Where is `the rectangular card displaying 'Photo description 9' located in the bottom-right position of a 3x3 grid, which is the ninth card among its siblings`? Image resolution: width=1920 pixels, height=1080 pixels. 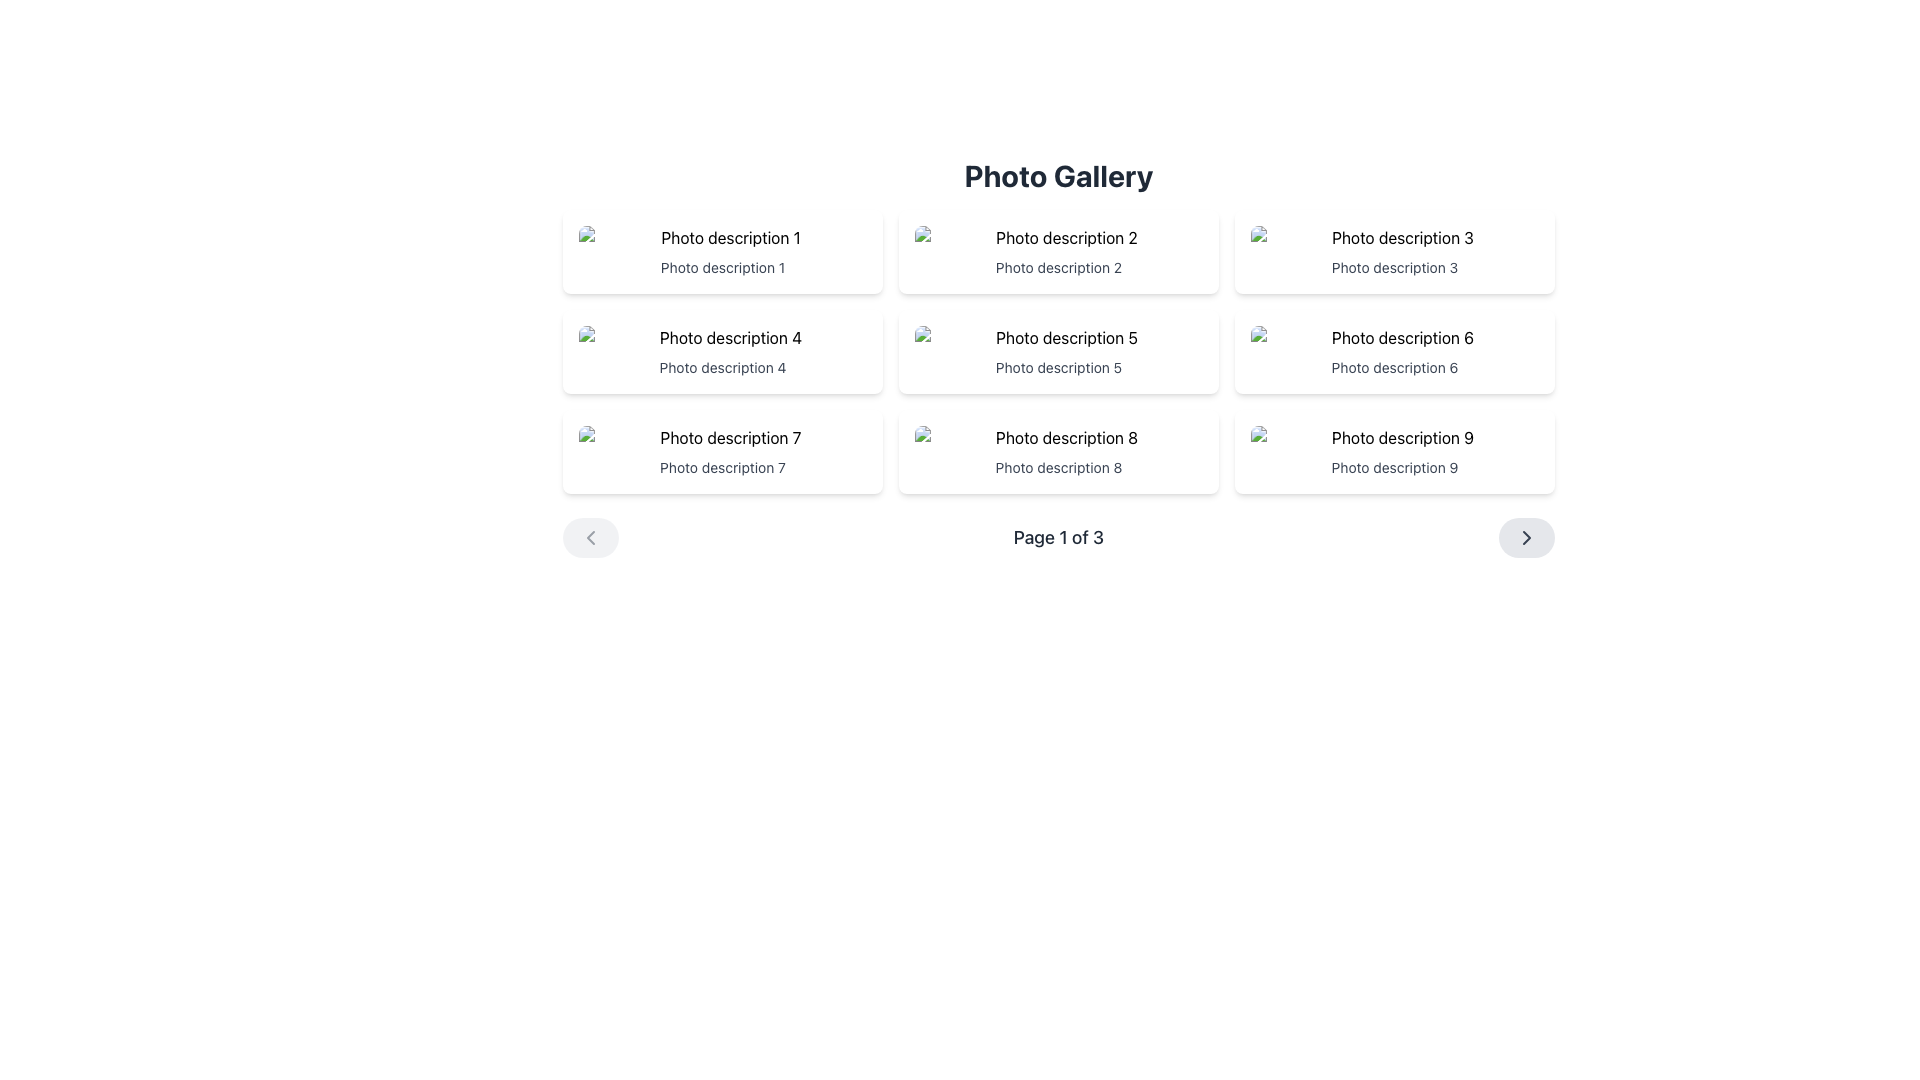
the rectangular card displaying 'Photo description 9' located in the bottom-right position of a 3x3 grid, which is the ninth card among its siblings is located at coordinates (1394, 451).